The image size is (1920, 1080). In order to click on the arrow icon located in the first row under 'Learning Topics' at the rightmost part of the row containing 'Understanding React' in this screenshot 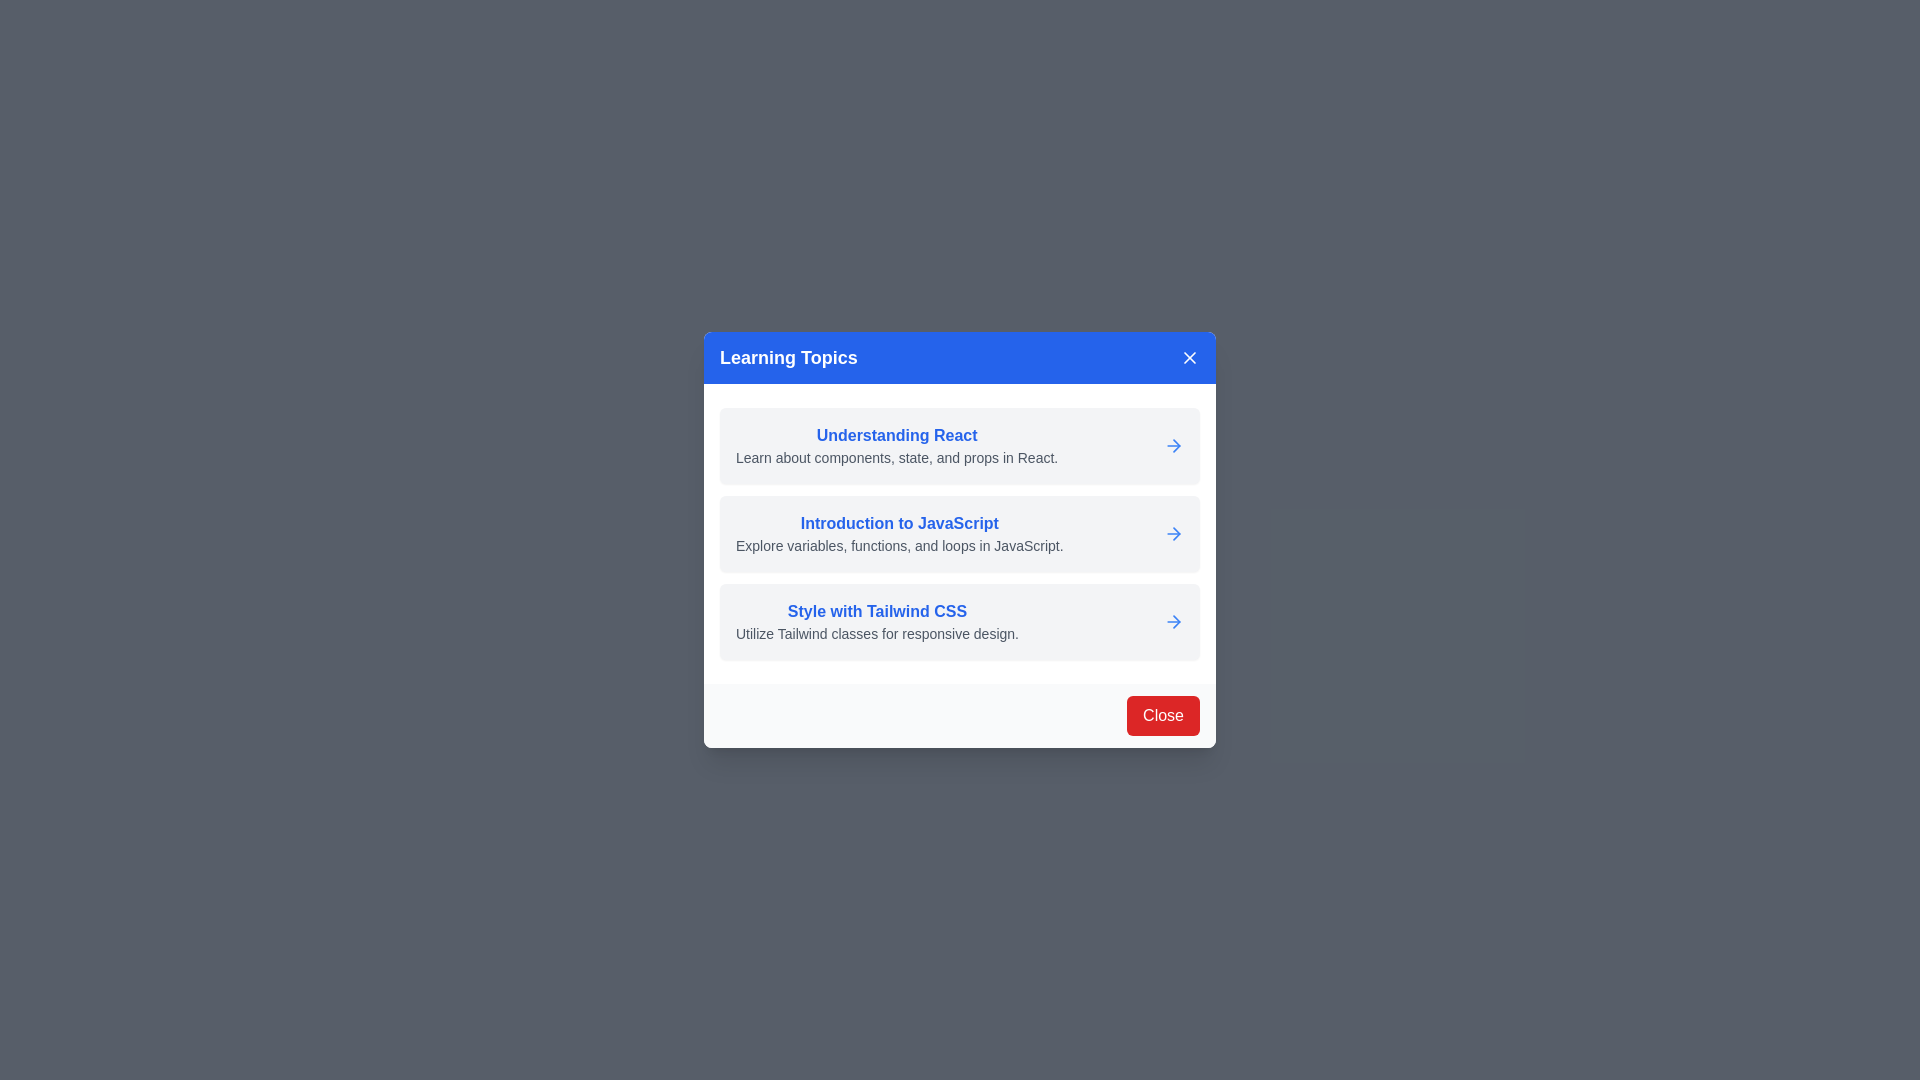, I will do `click(1176, 445)`.